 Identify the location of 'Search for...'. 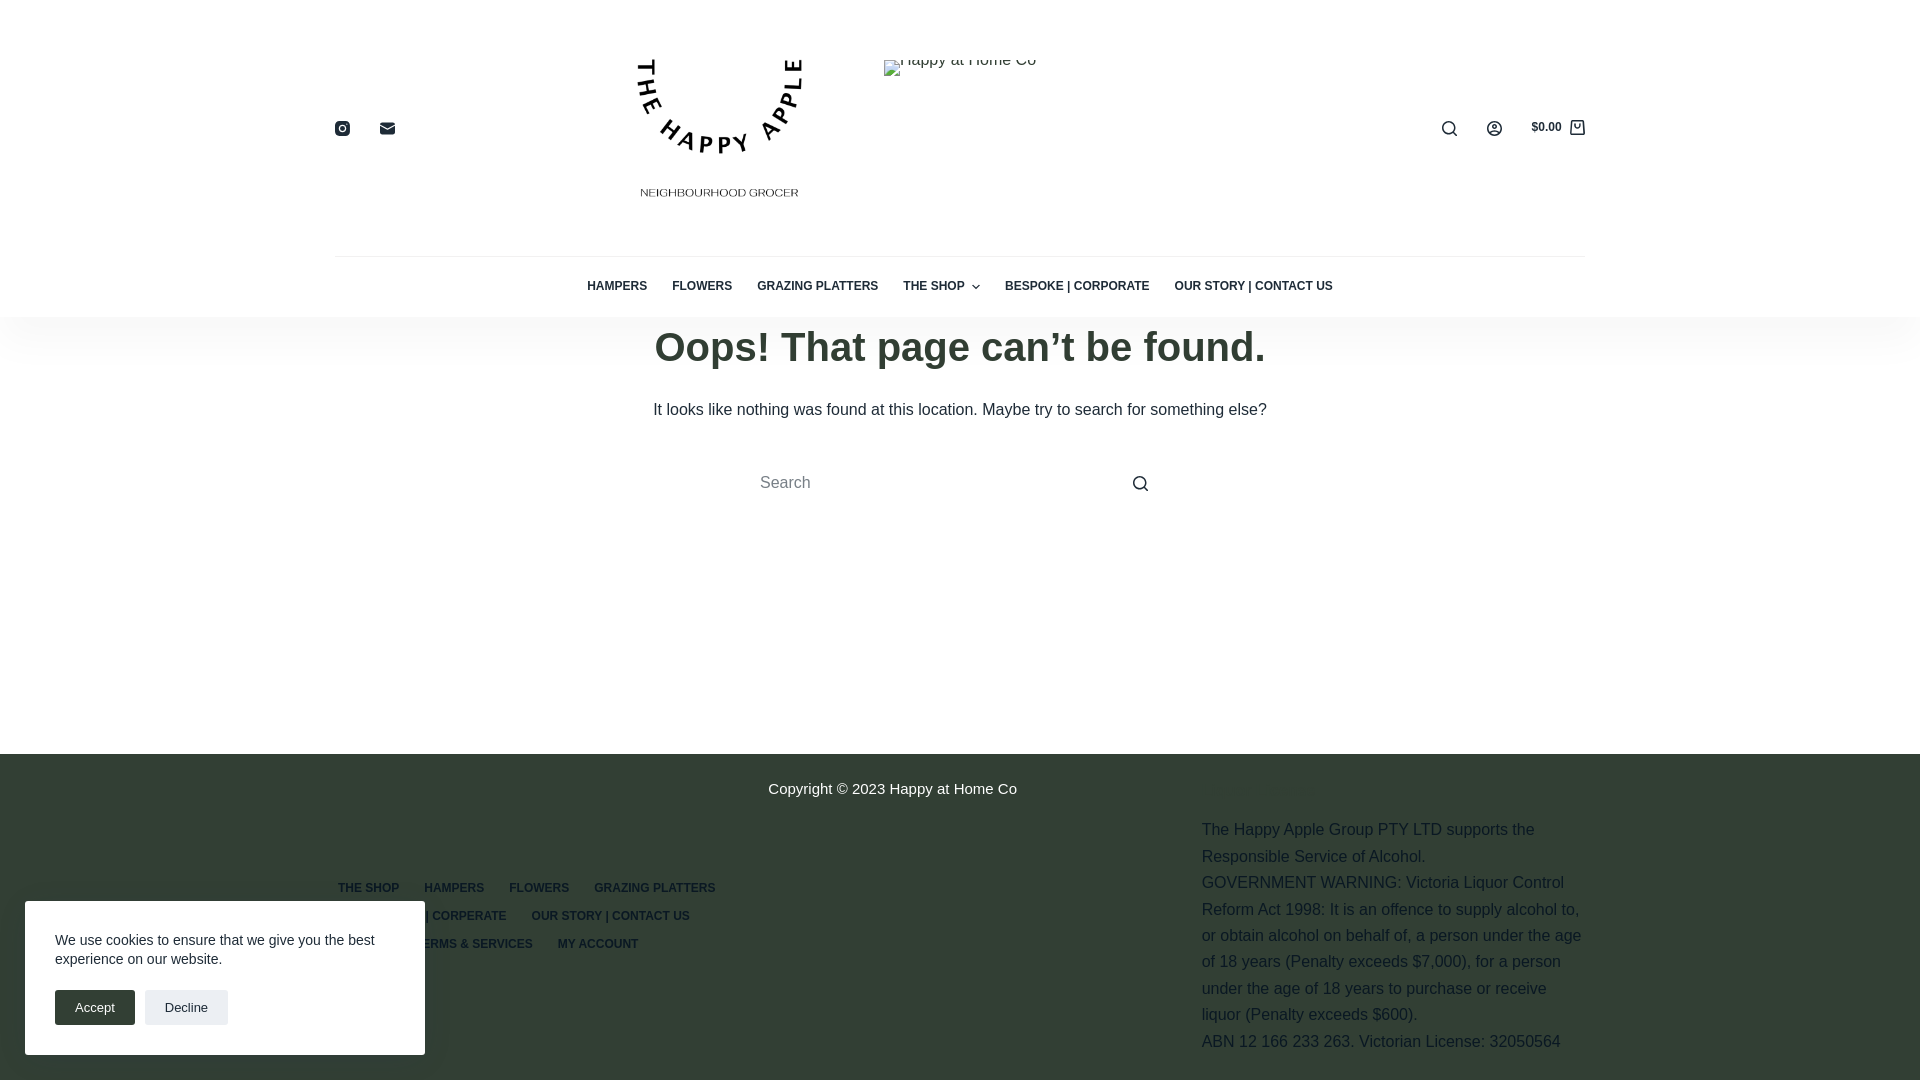
(960, 482).